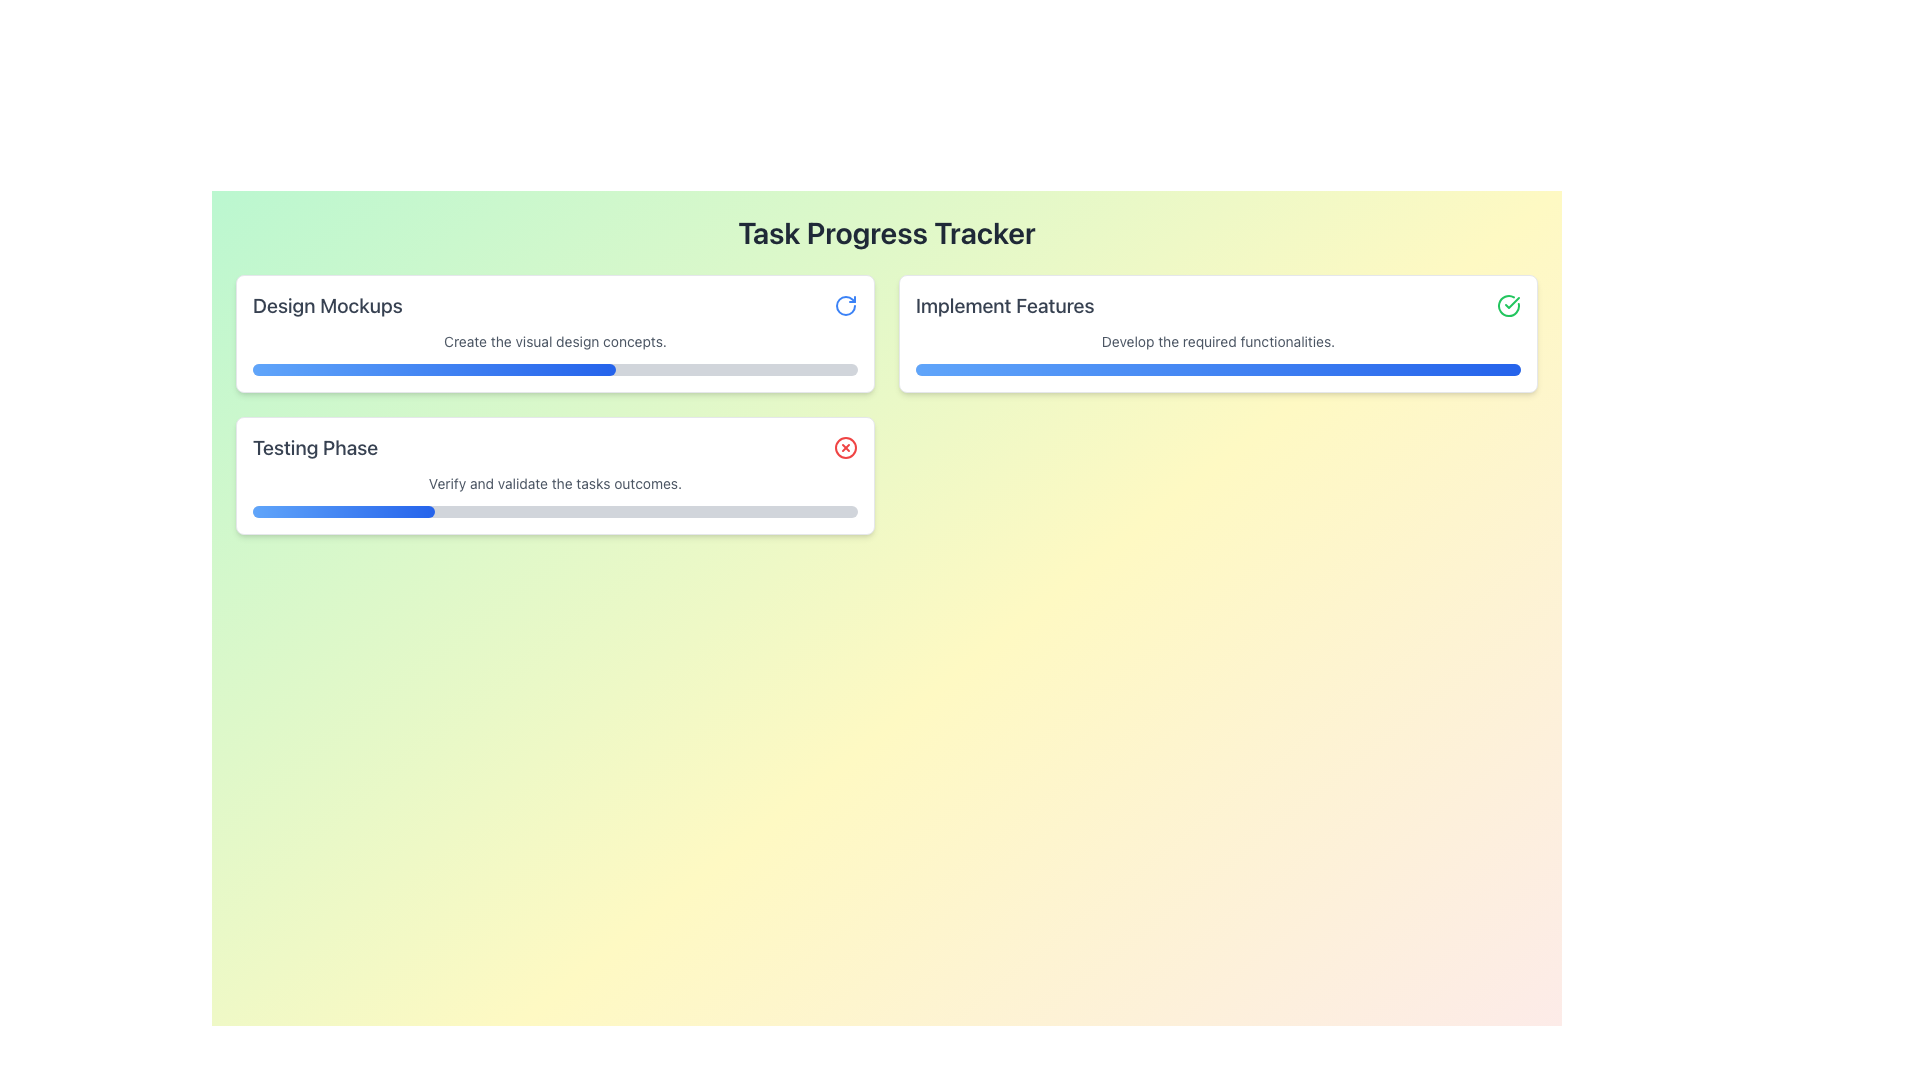 This screenshot has width=1920, height=1080. What do you see at coordinates (555, 475) in the screenshot?
I see `title and description of the 'Testing Phase' Task Card located in the bottom-left corner of the grid layout, specifically the third card in a vertical sequence` at bounding box center [555, 475].